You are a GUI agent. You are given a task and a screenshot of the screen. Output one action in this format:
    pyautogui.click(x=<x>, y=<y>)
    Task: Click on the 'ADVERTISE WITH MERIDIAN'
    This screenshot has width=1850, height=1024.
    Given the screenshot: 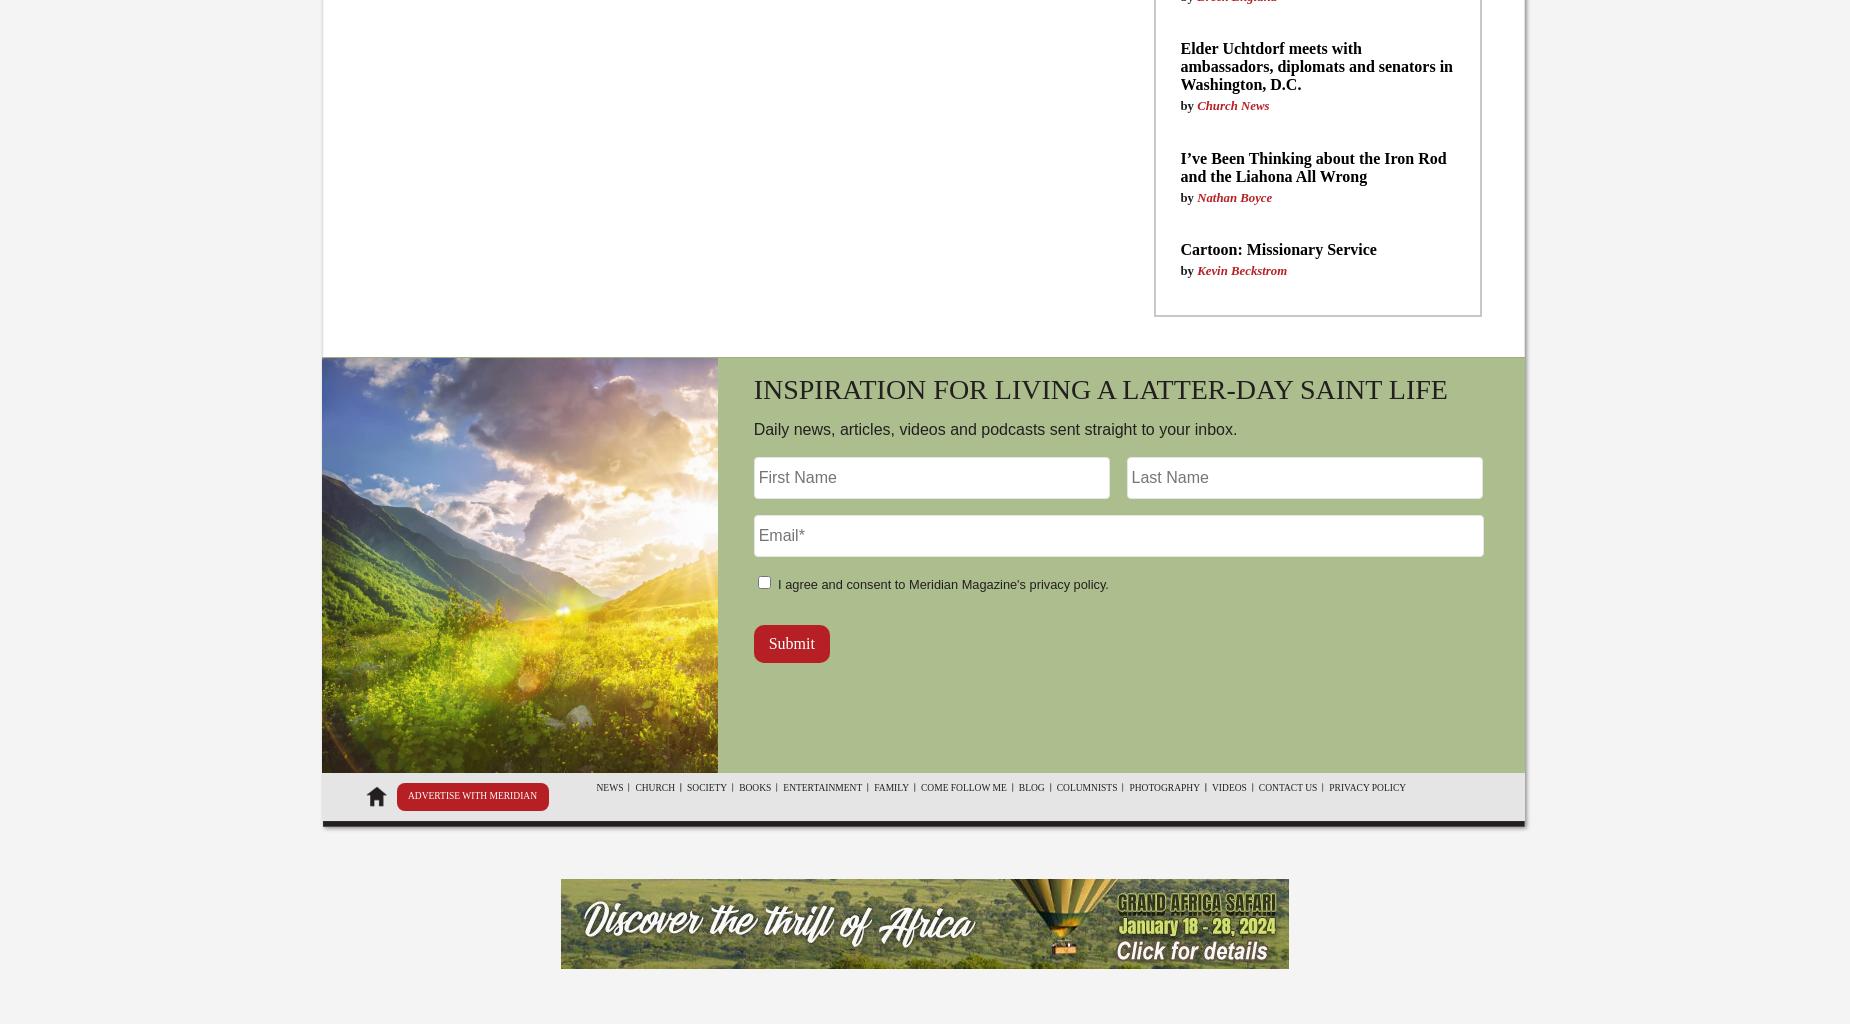 What is the action you would take?
    pyautogui.click(x=471, y=795)
    